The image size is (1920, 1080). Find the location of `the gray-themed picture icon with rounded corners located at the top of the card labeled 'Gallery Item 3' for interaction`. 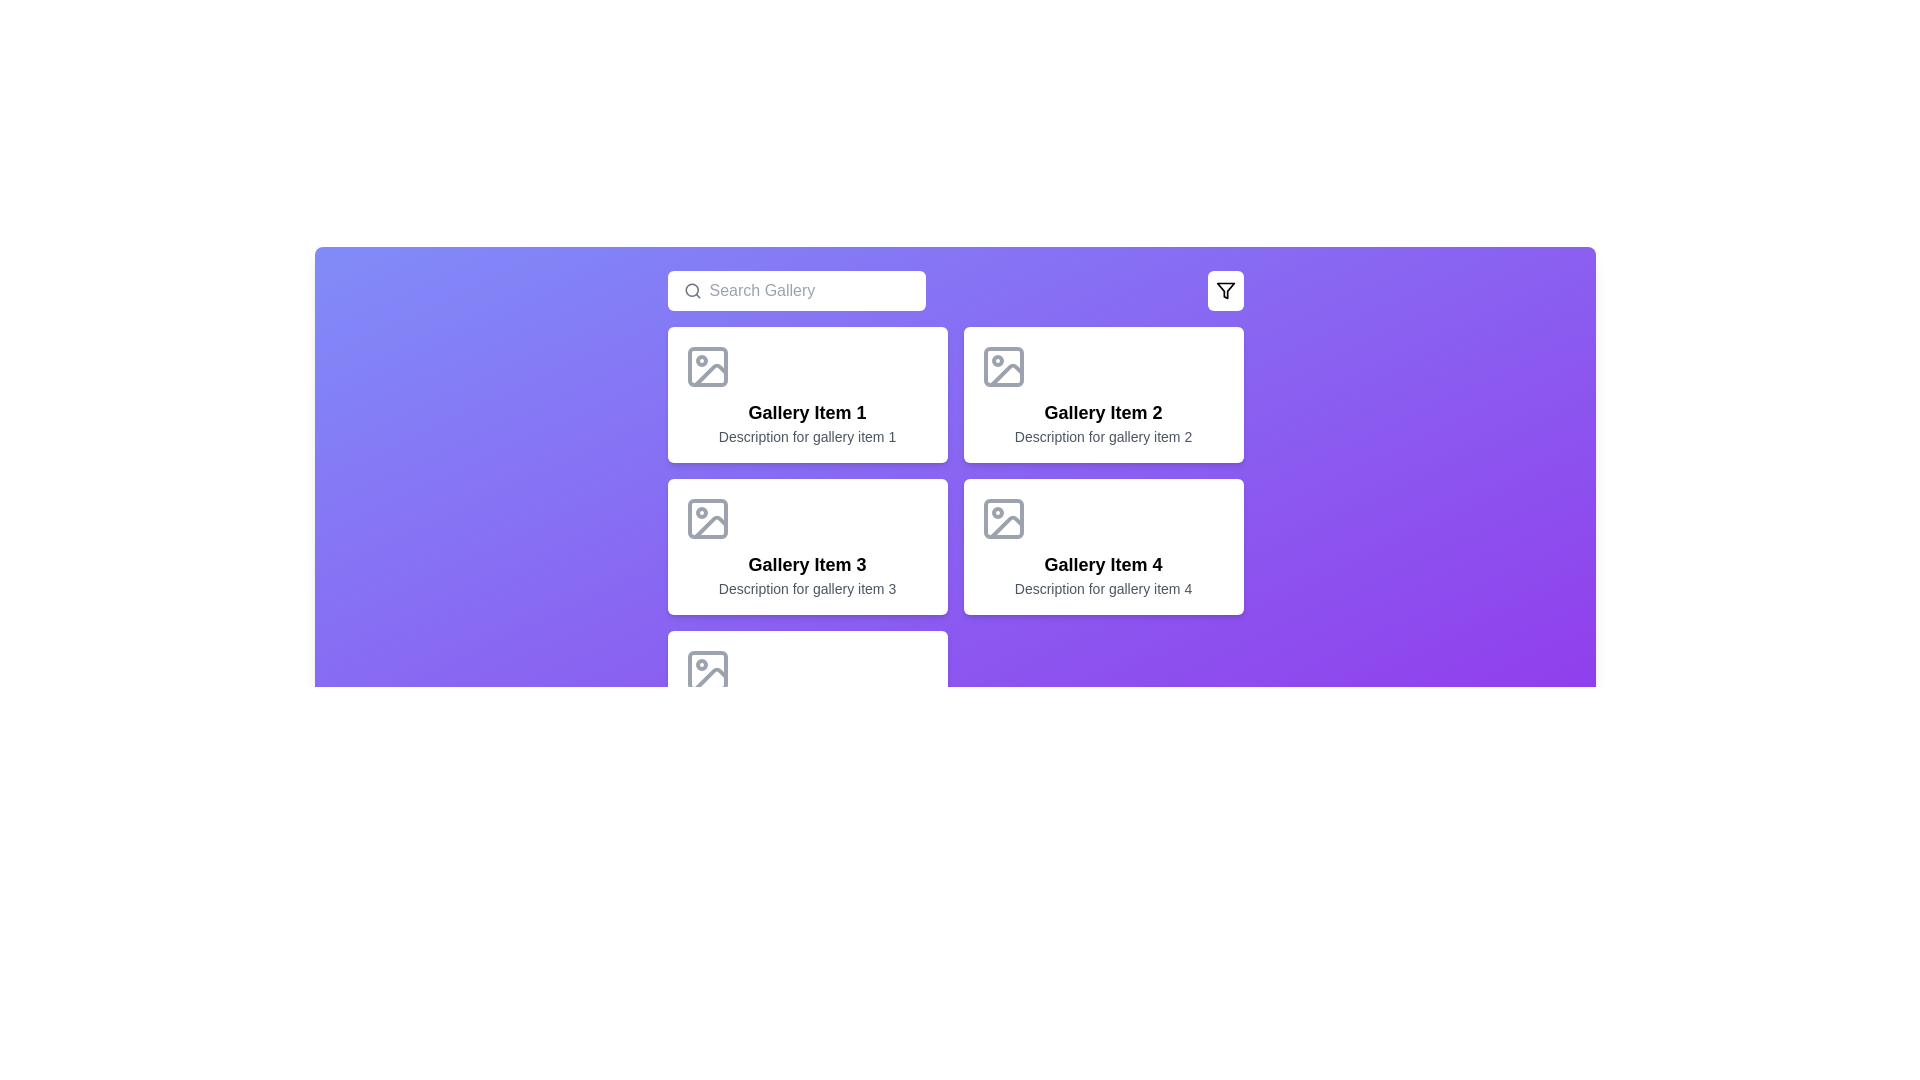

the gray-themed picture icon with rounded corners located at the top of the card labeled 'Gallery Item 3' for interaction is located at coordinates (707, 518).